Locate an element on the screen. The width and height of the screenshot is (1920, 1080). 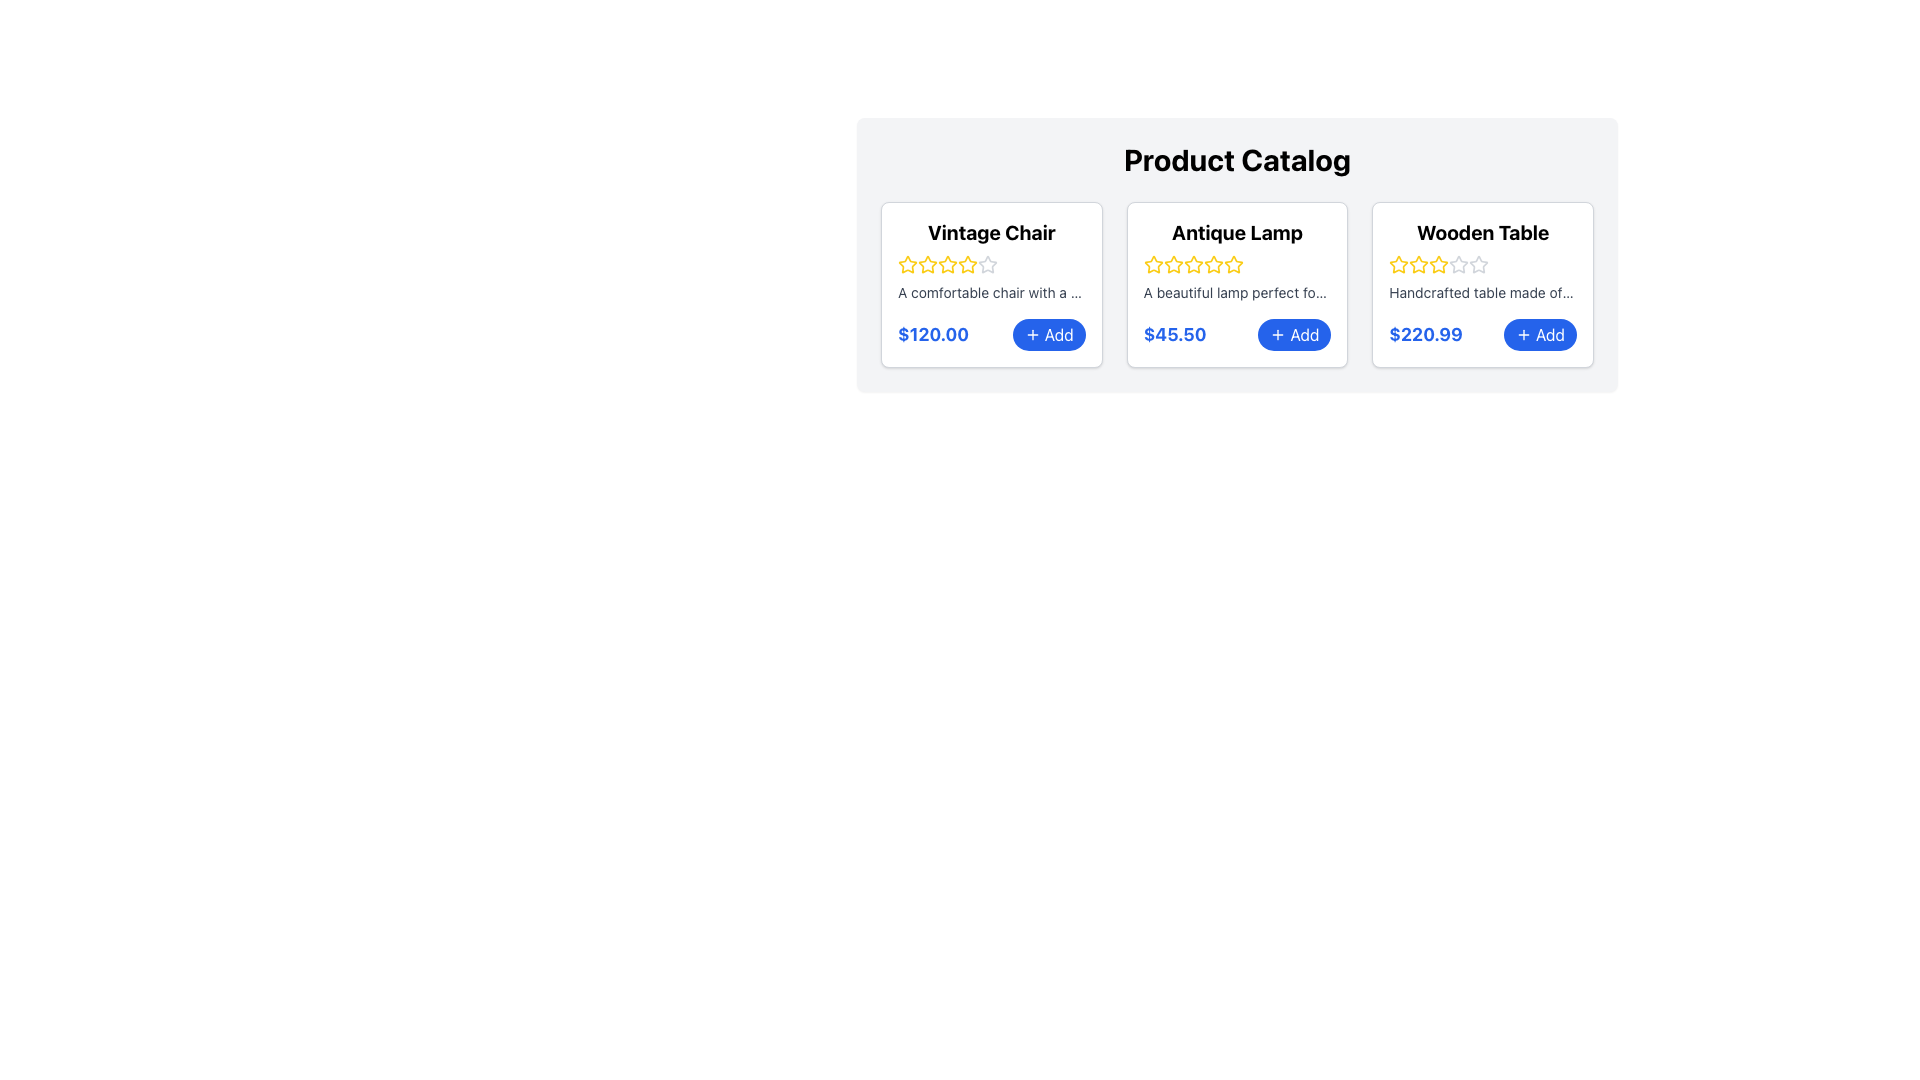
the second yellow star icon is located at coordinates (1173, 264).